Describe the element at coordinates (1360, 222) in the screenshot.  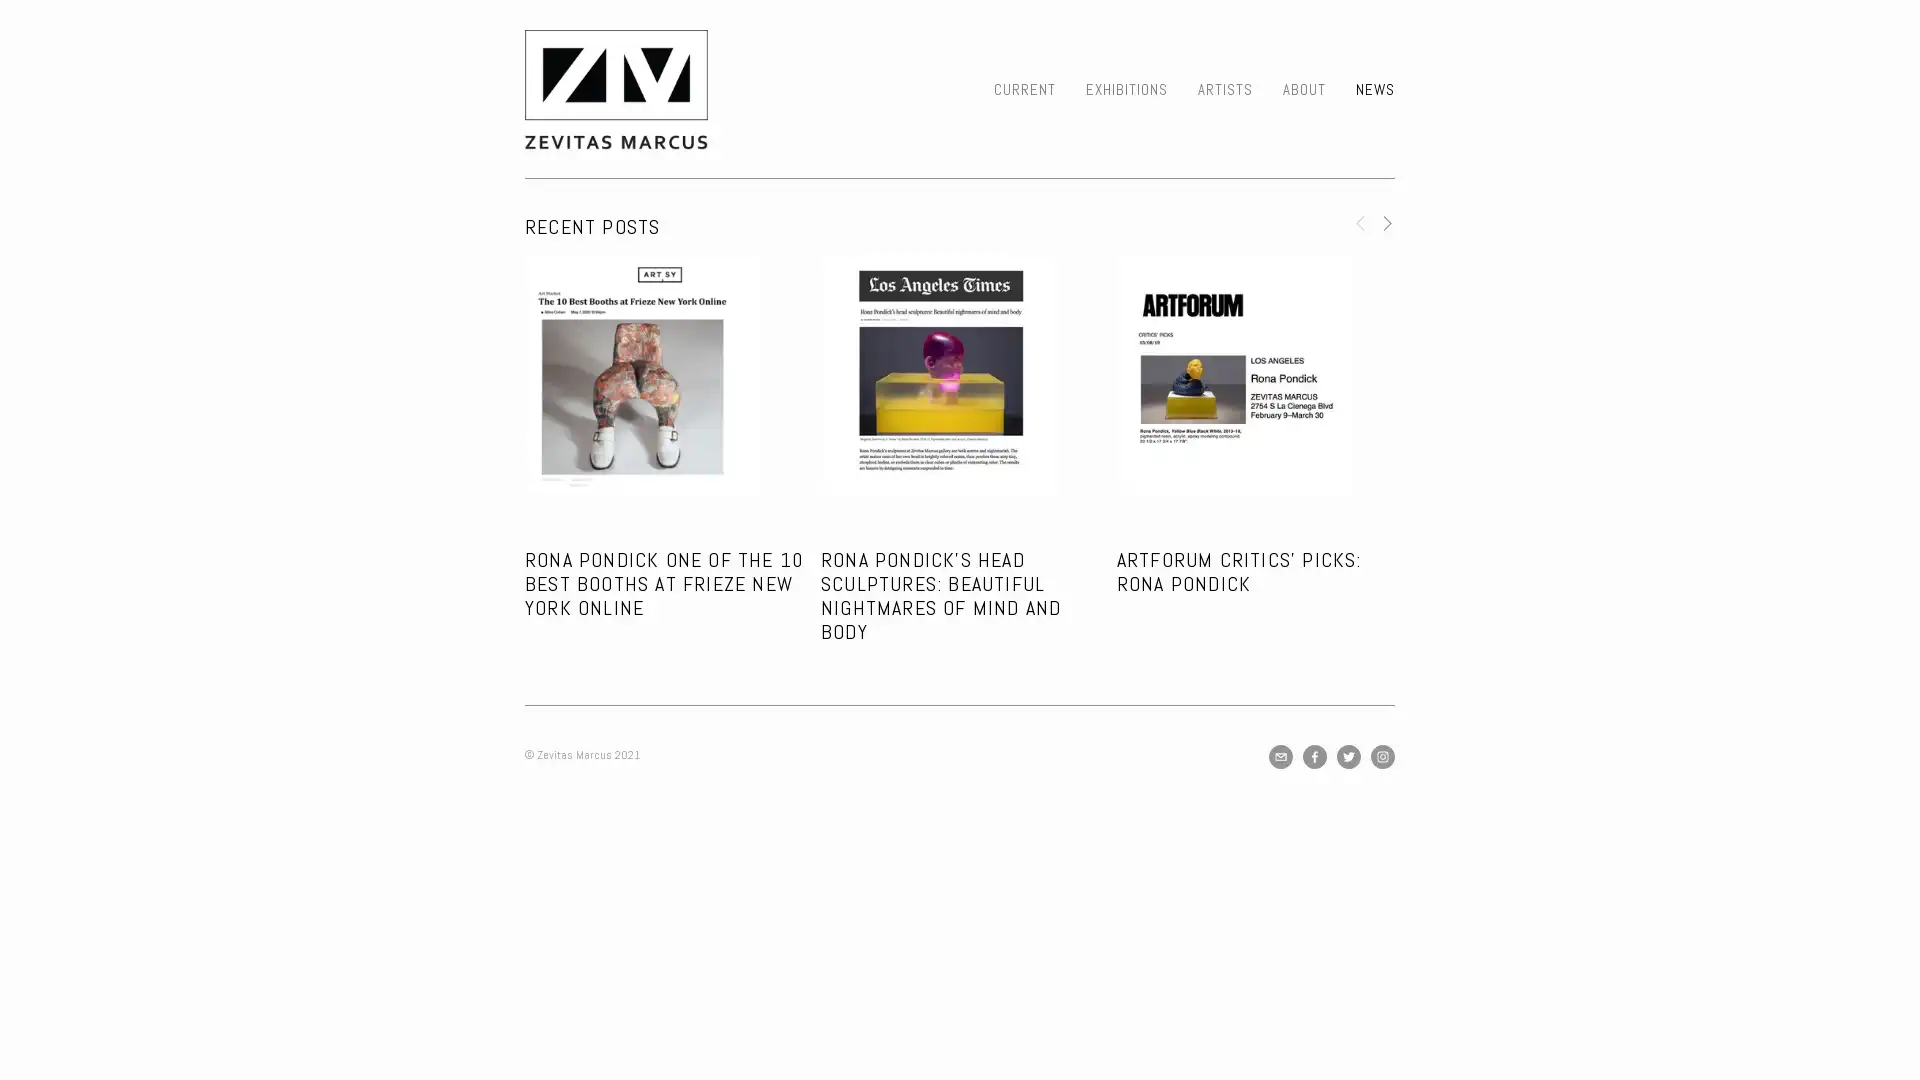
I see `Previous` at that location.